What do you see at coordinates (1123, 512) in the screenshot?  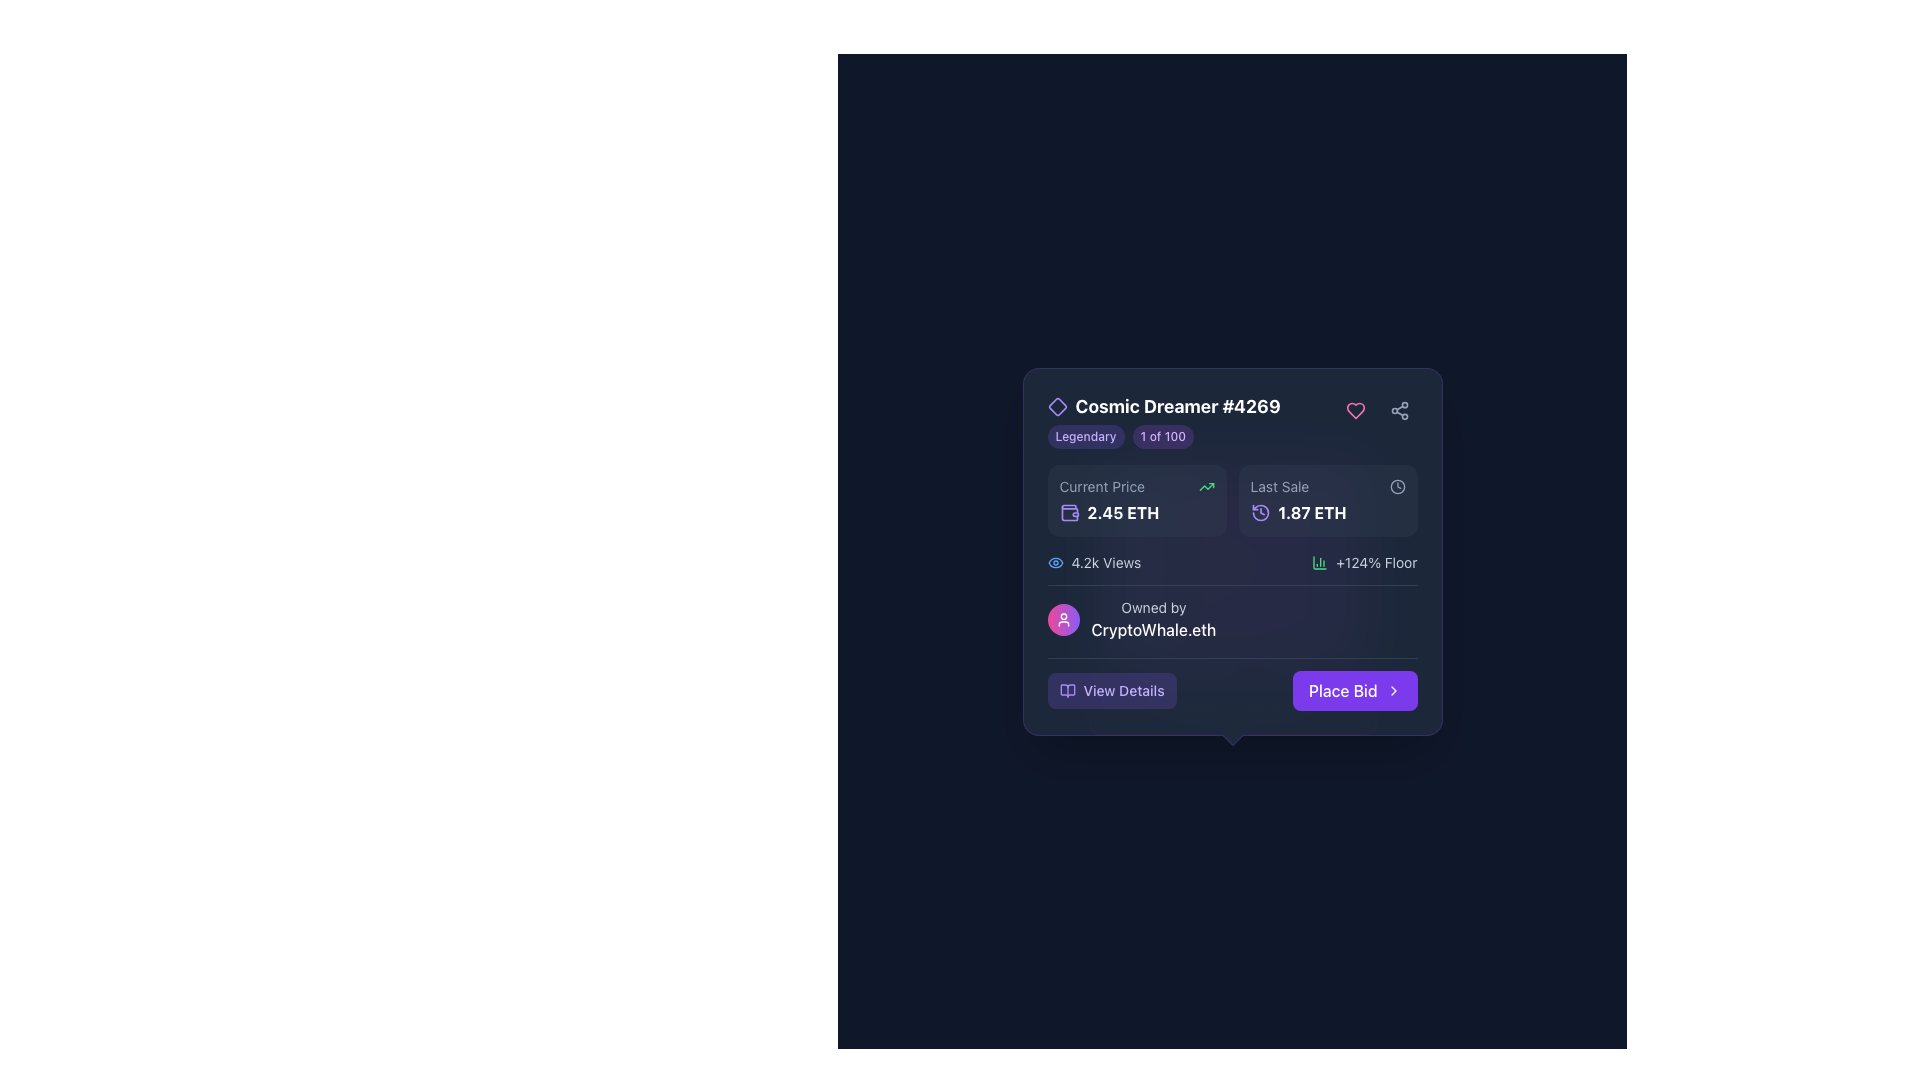 I see `the Text Label displaying the current price in Ethereum (ETH) located within the 'Current Price' section, positioned to the right of the wallet icon` at bounding box center [1123, 512].